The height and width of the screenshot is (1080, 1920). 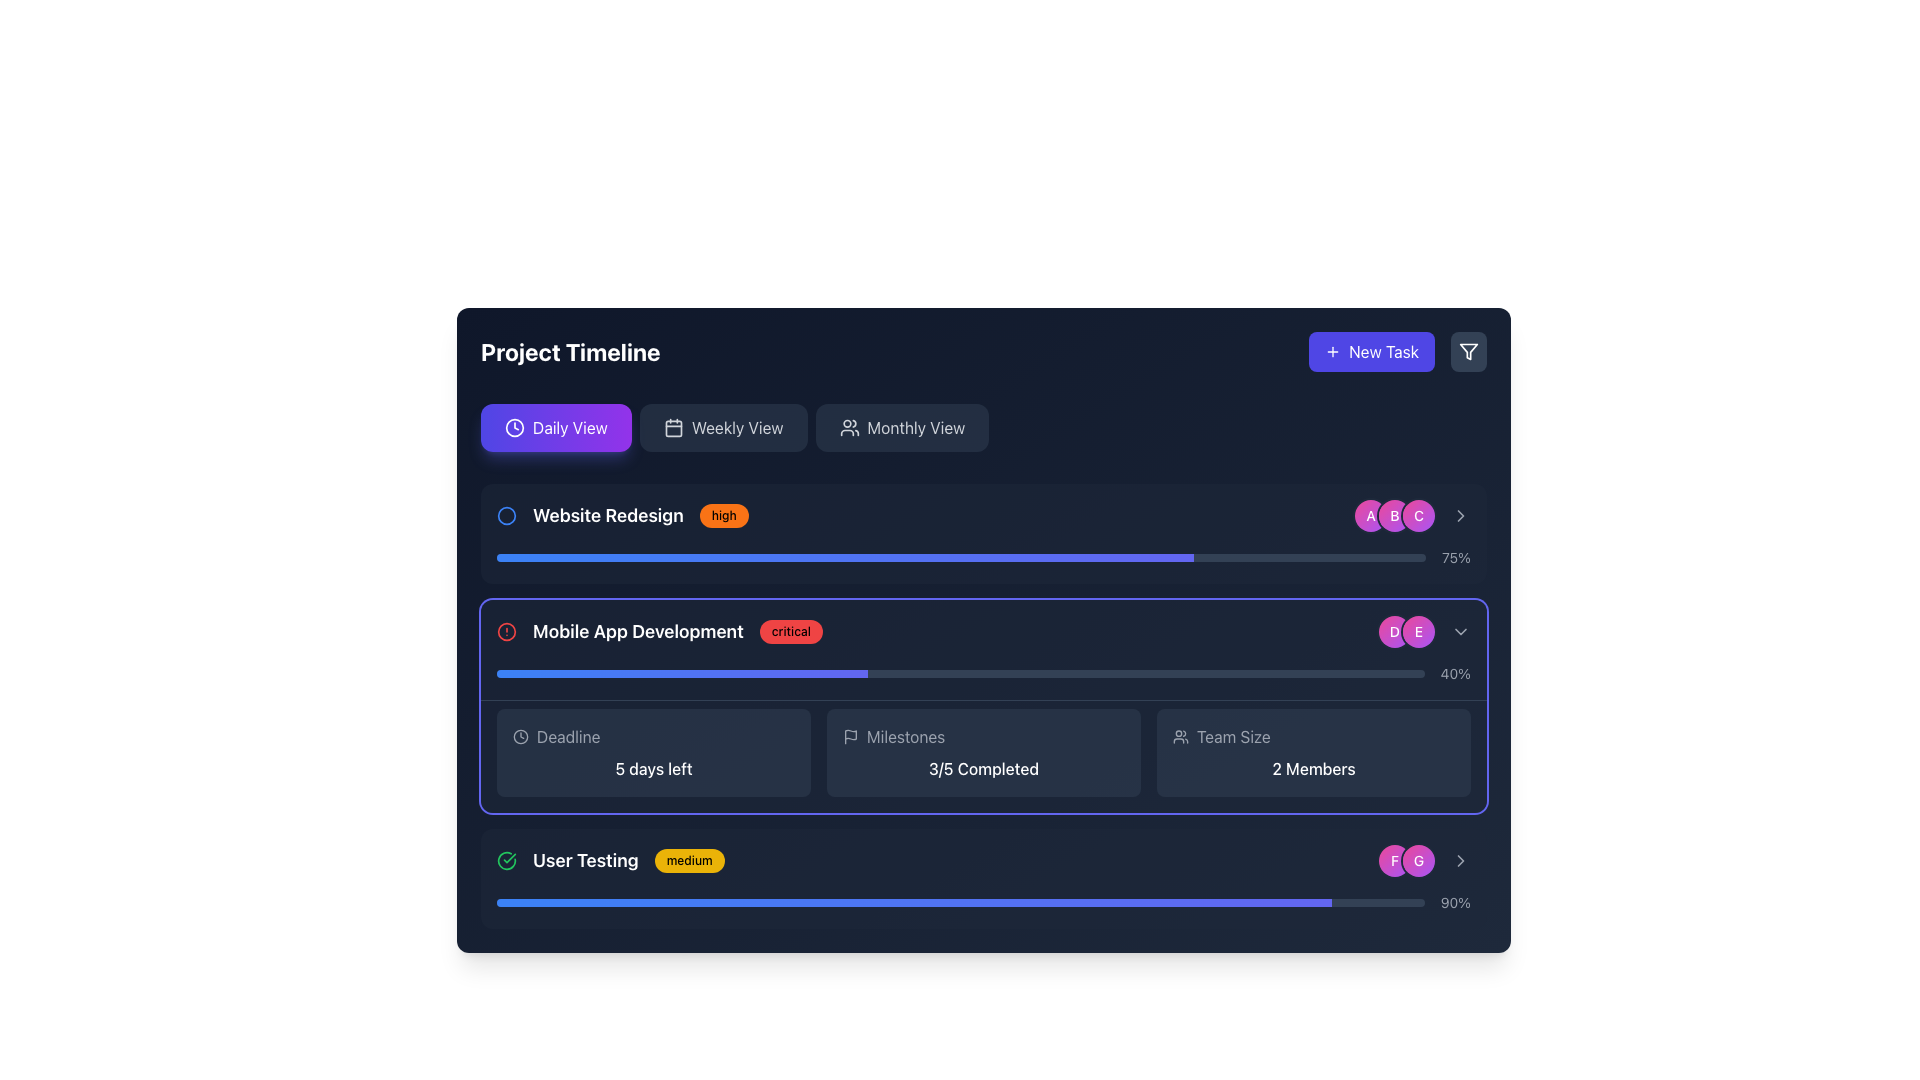 I want to click on the blue outlined circle icon next to the text 'Website Redesign' in the 'Project Timeline' section, so click(x=507, y=515).